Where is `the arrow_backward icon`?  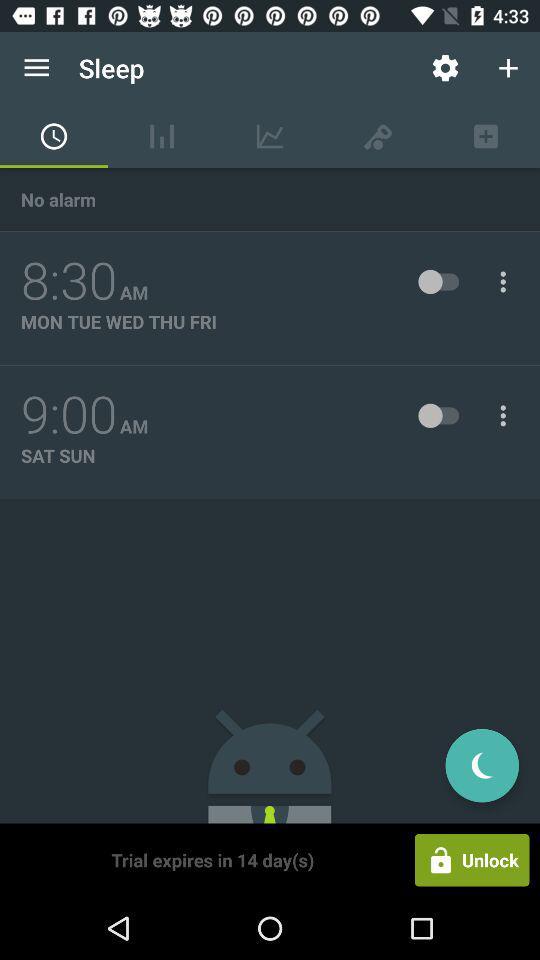 the arrow_backward icon is located at coordinates (481, 764).